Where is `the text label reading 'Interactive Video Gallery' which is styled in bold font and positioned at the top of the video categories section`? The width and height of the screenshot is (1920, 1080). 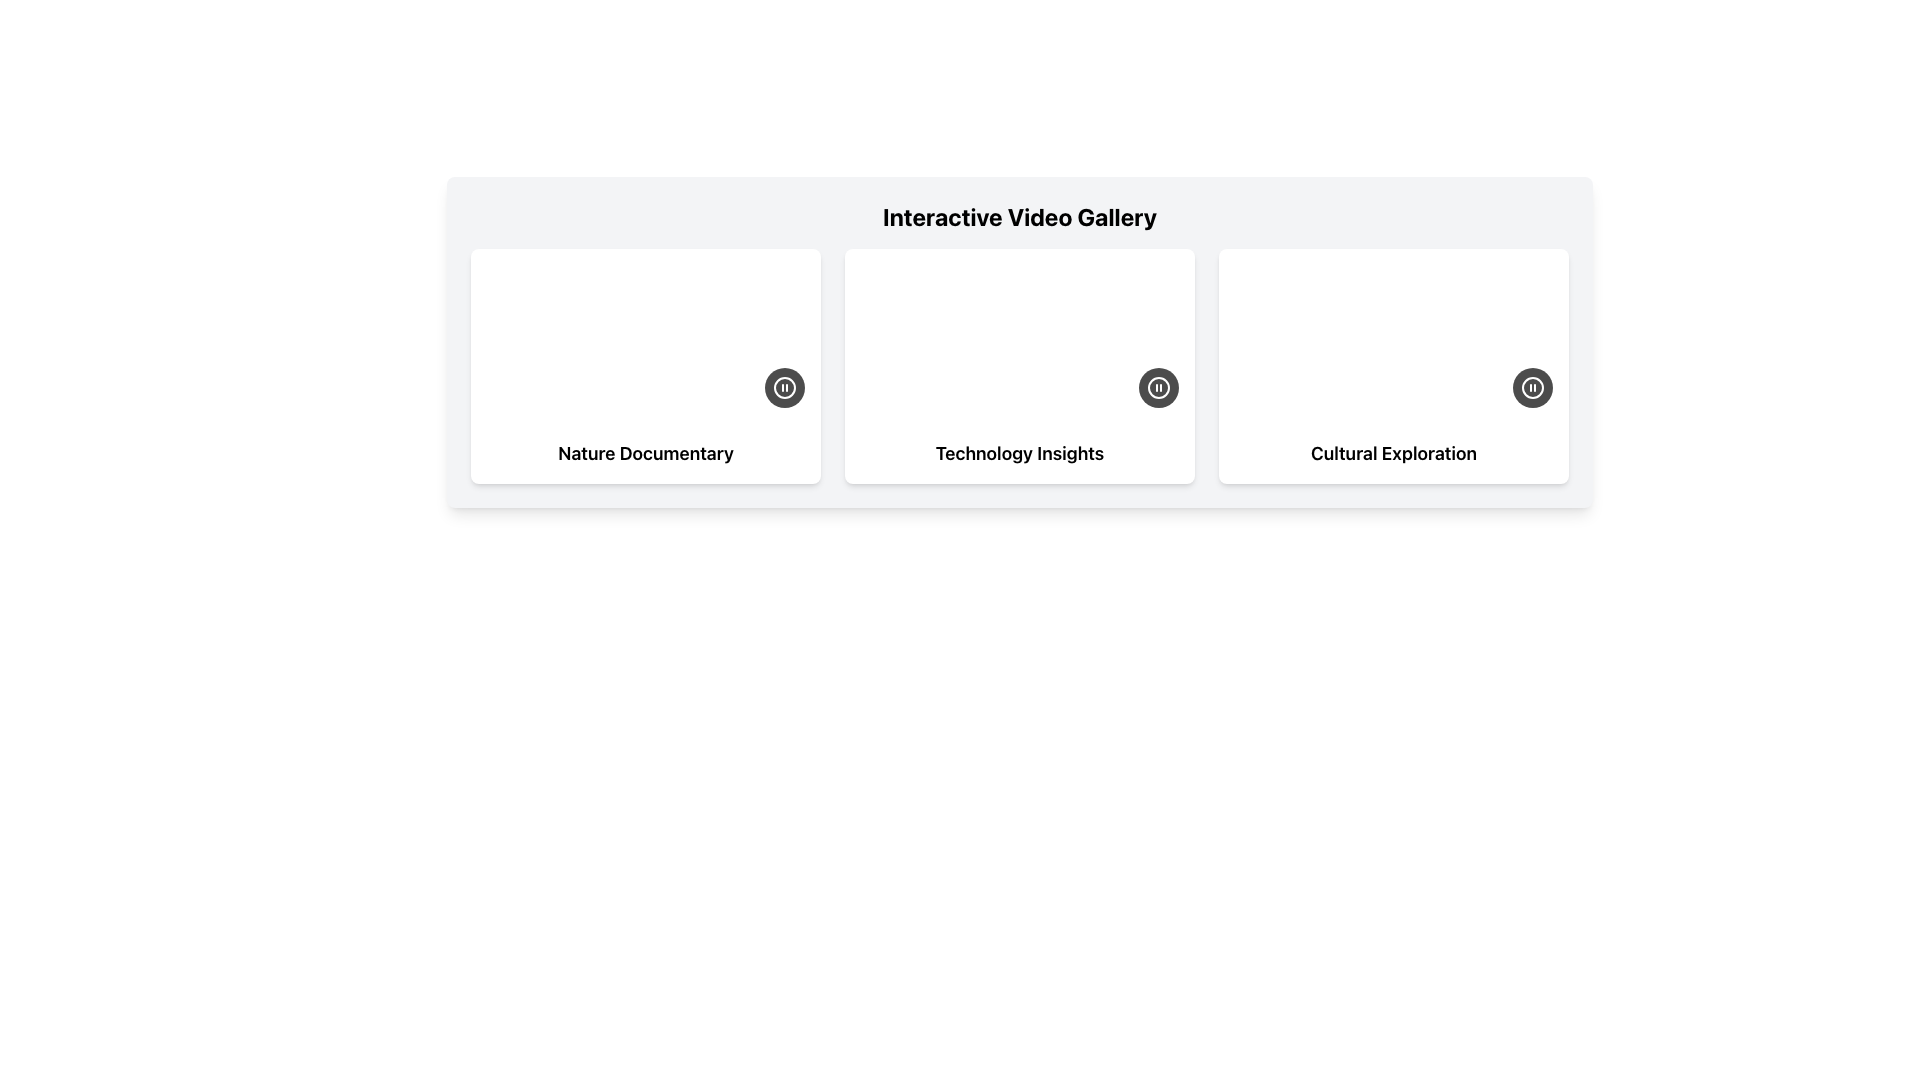
the text label reading 'Interactive Video Gallery' which is styled in bold font and positioned at the top of the video categories section is located at coordinates (1019, 216).